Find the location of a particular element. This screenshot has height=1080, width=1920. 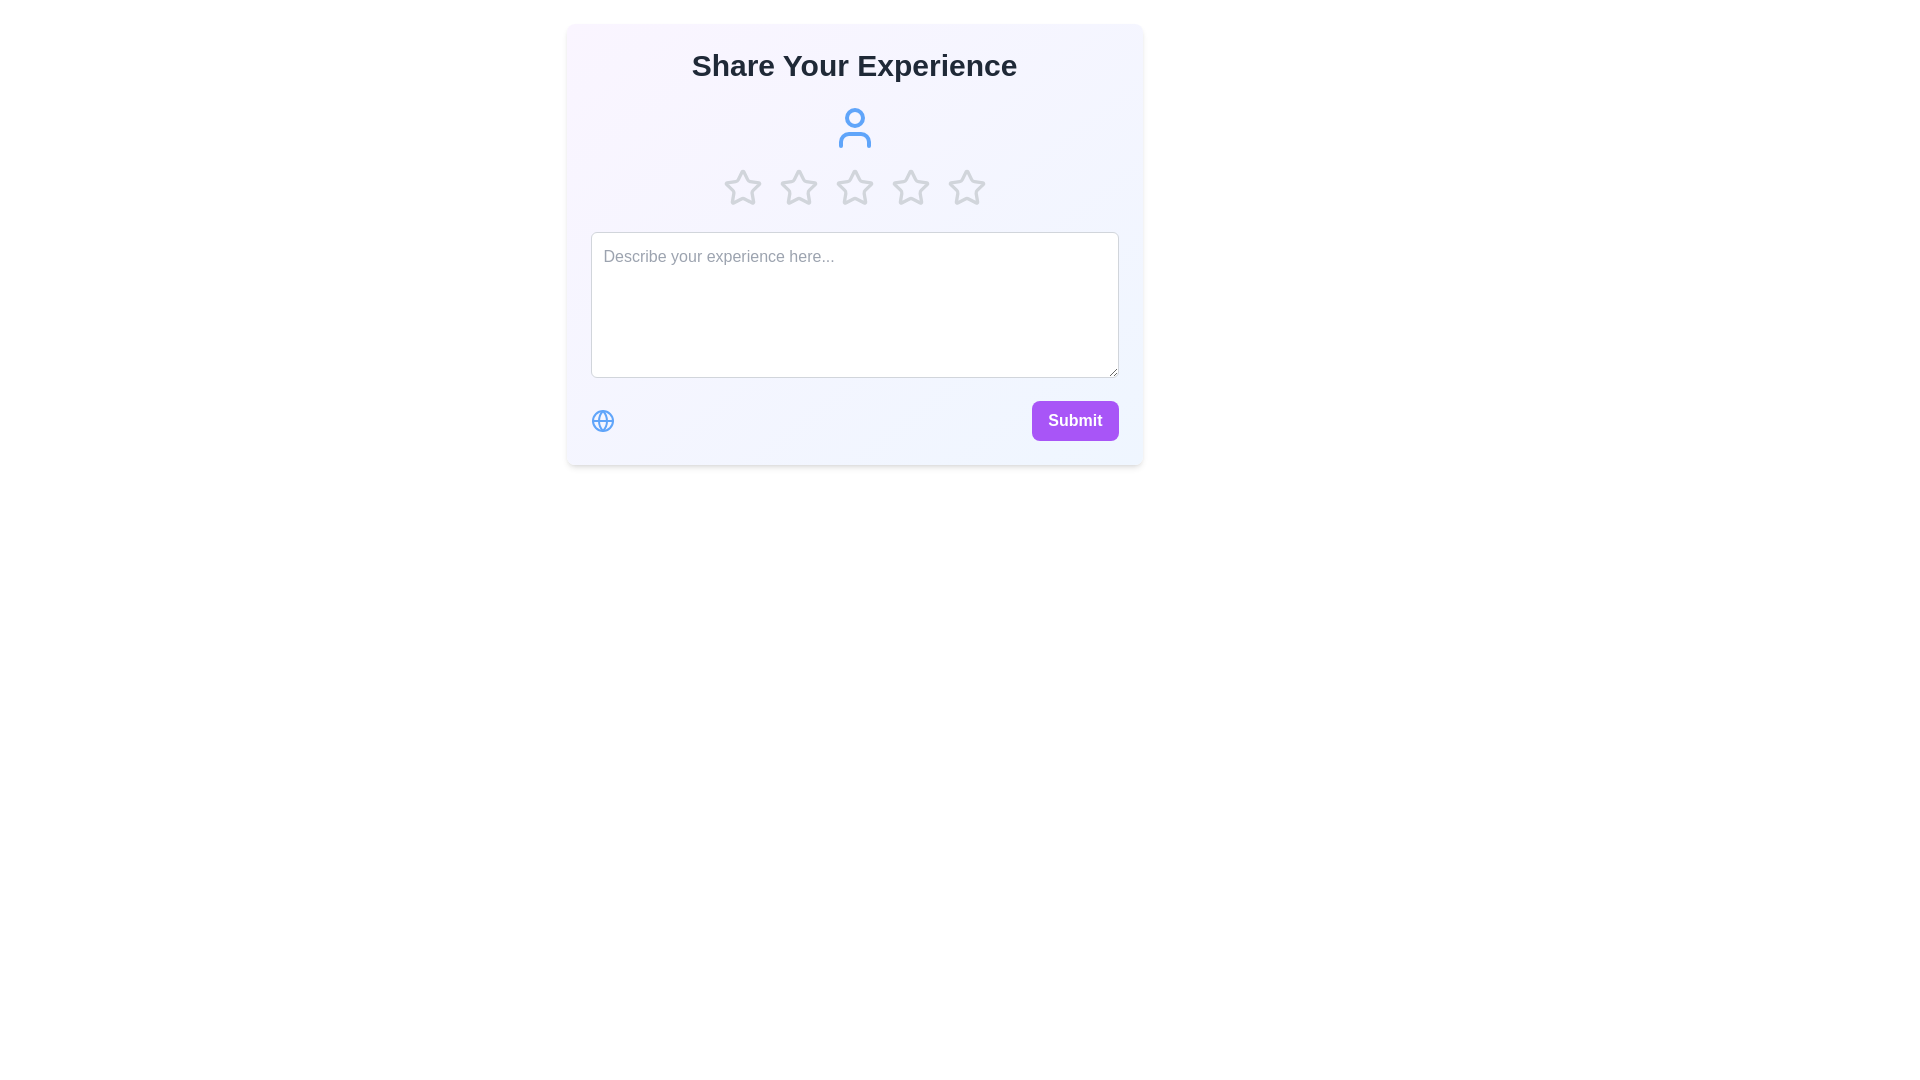

the user icon represented by a blue outlined figure of a person, located in the second row below the 'Share Your Experience' heading and above the star rating icons is located at coordinates (854, 127).